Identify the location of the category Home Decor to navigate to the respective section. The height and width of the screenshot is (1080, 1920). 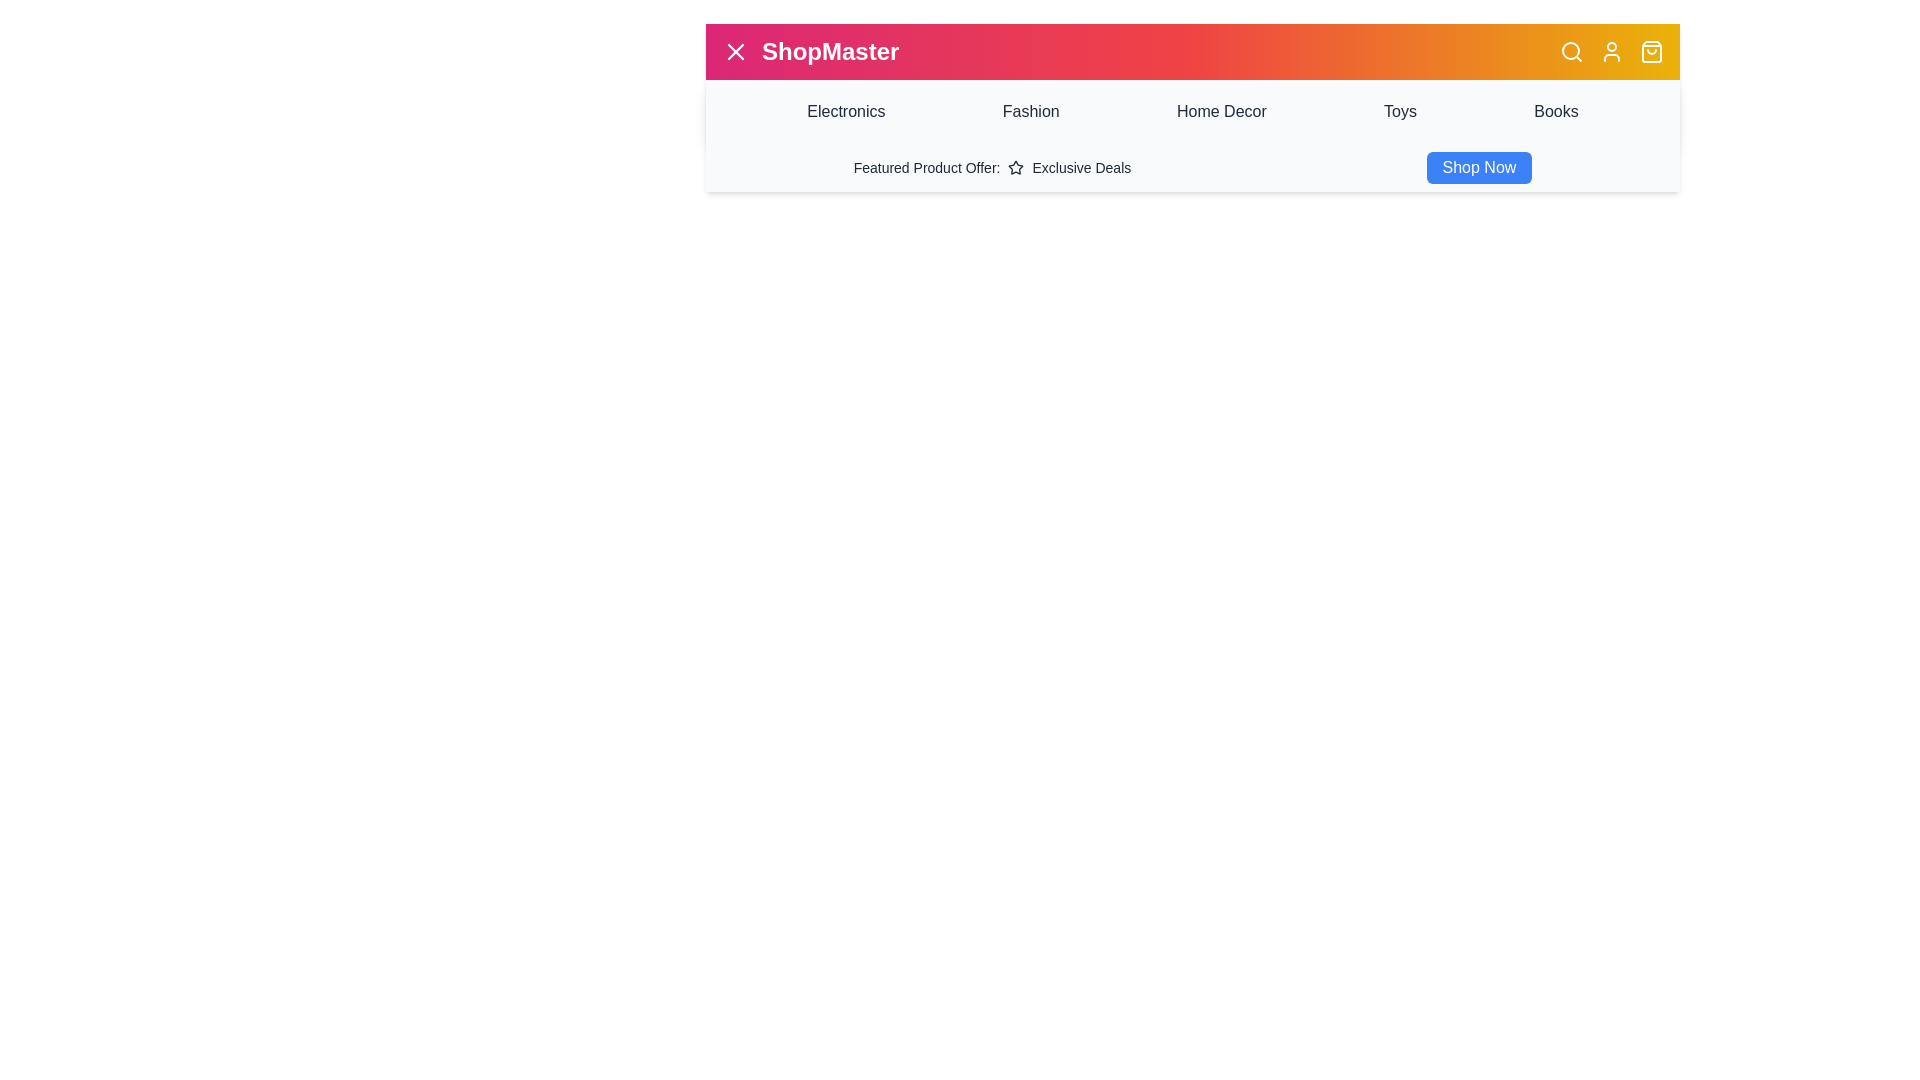
(1220, 111).